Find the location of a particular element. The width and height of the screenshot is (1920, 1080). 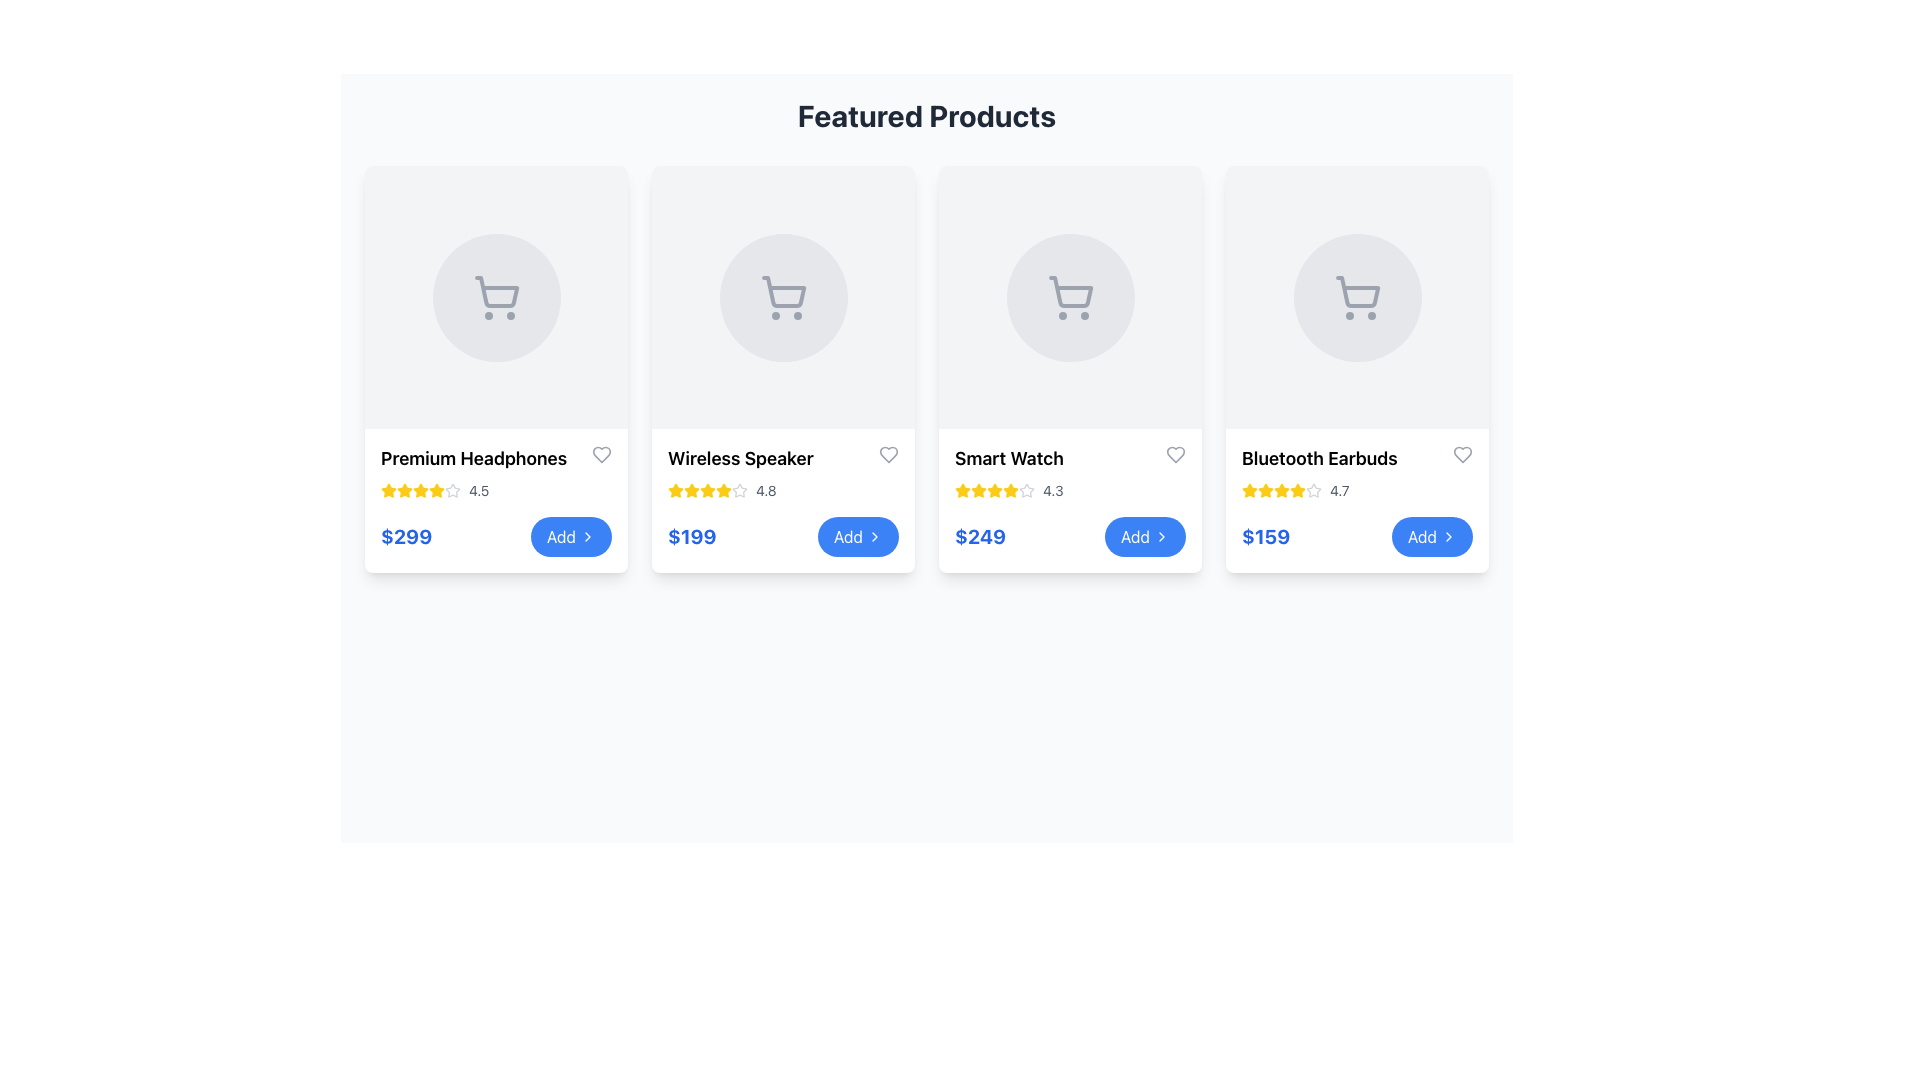

the shopping cart icon located inside the fourth product card titled 'Bluetooth Earbuds', which is centrally positioned within the circular area of the card is located at coordinates (1357, 291).